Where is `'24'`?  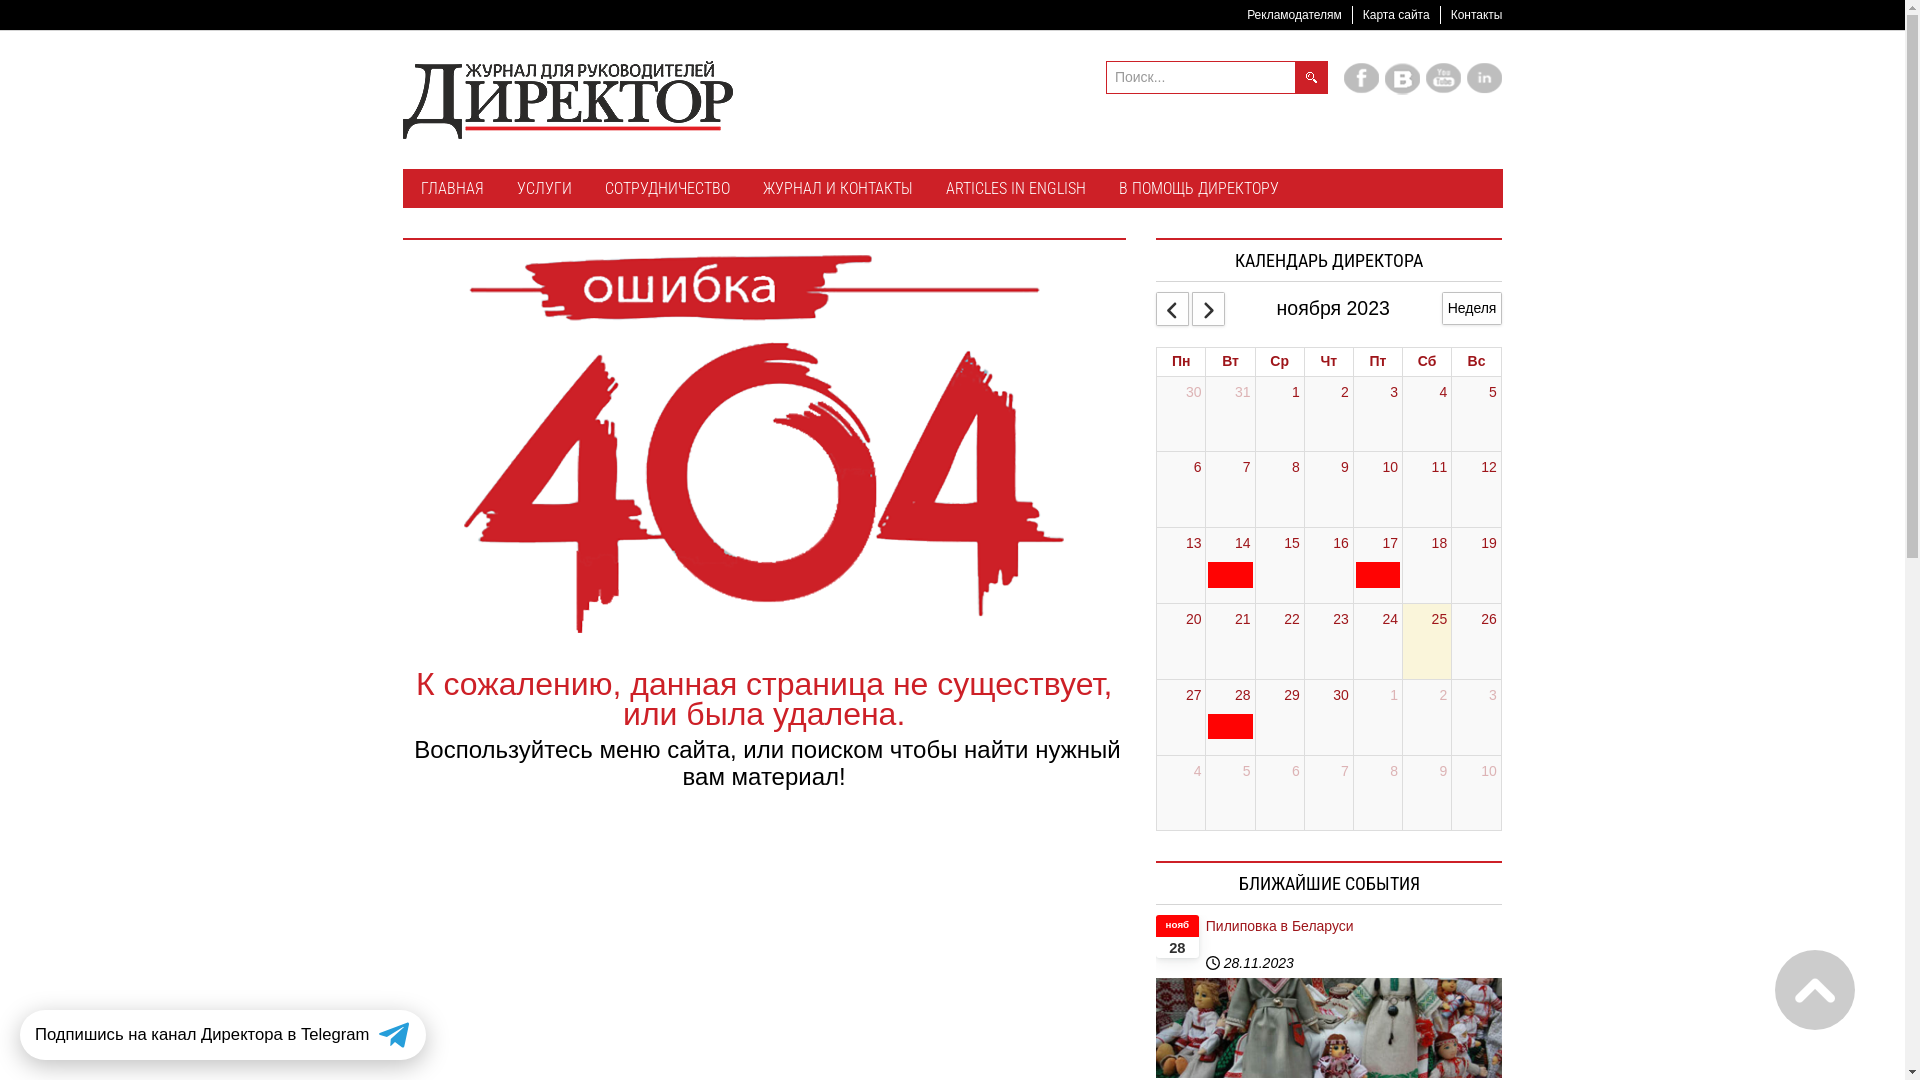
'24' is located at coordinates (1389, 619).